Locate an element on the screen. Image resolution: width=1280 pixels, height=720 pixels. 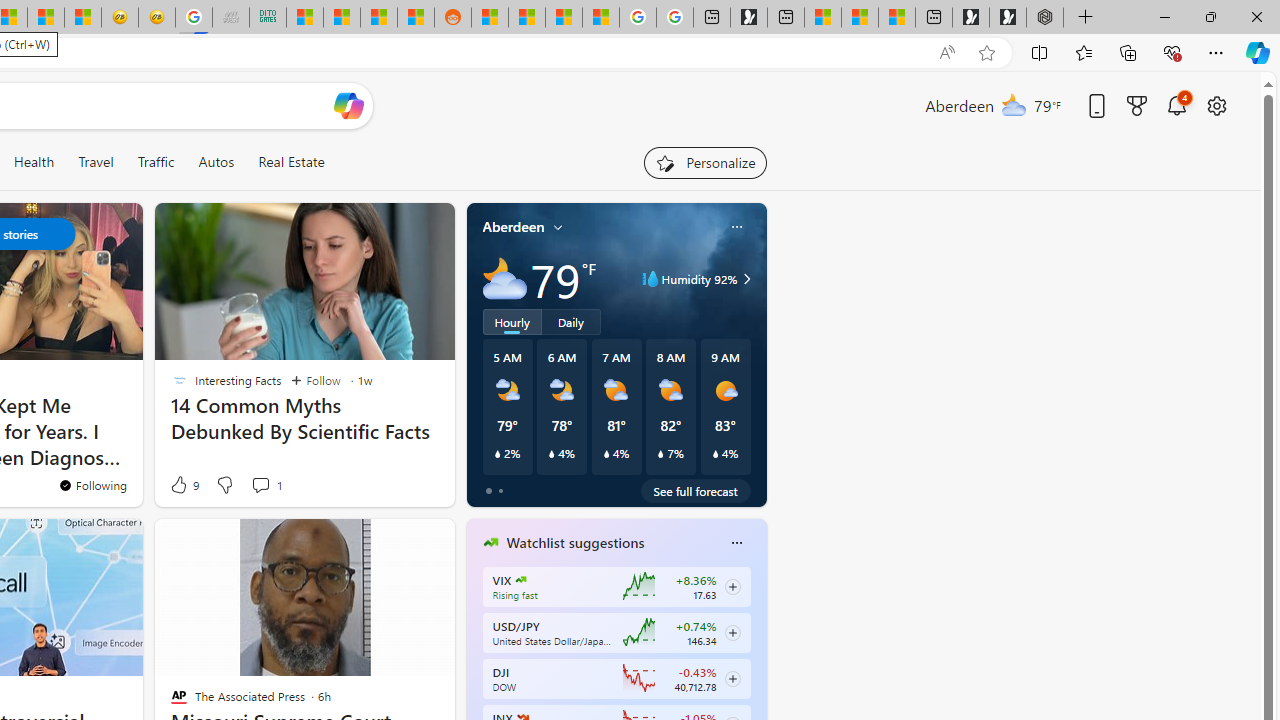
'You' is located at coordinates (390, 491).